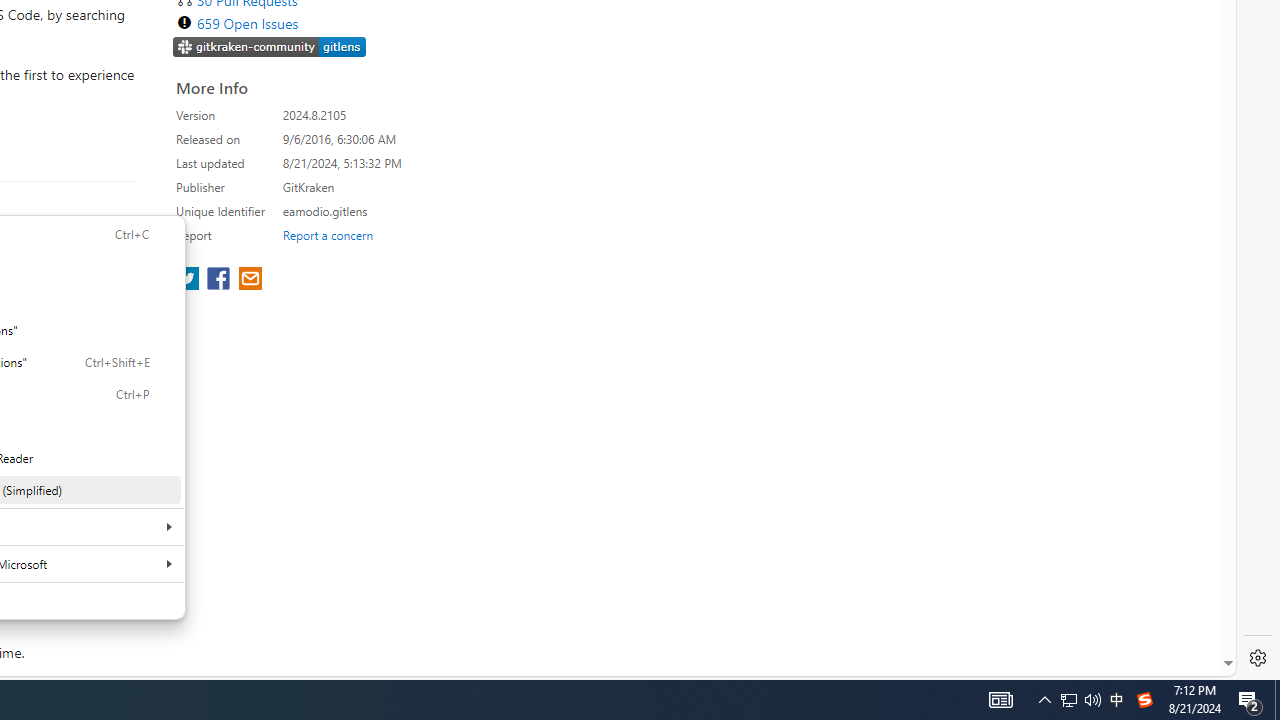 This screenshot has height=720, width=1280. What do you see at coordinates (1257, 658) in the screenshot?
I see `'Settings'` at bounding box center [1257, 658].